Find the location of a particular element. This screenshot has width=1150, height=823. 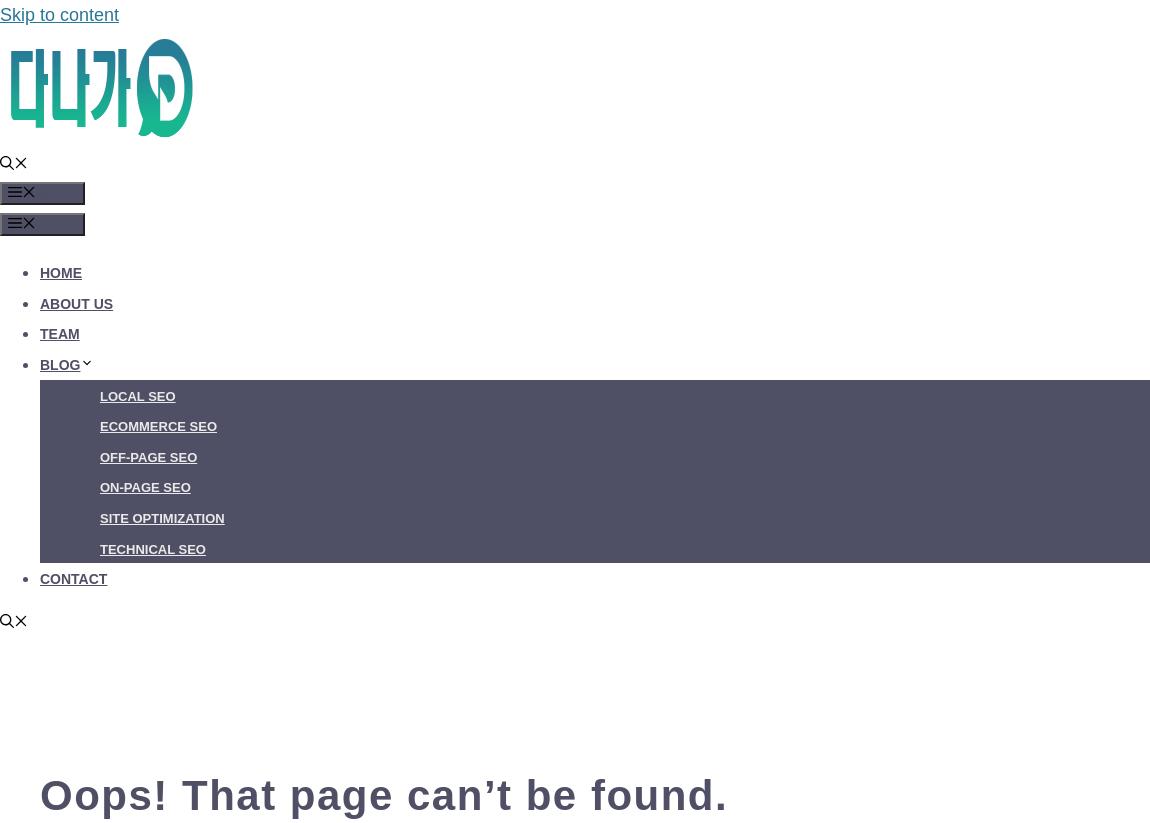

'Contact' is located at coordinates (72, 578).